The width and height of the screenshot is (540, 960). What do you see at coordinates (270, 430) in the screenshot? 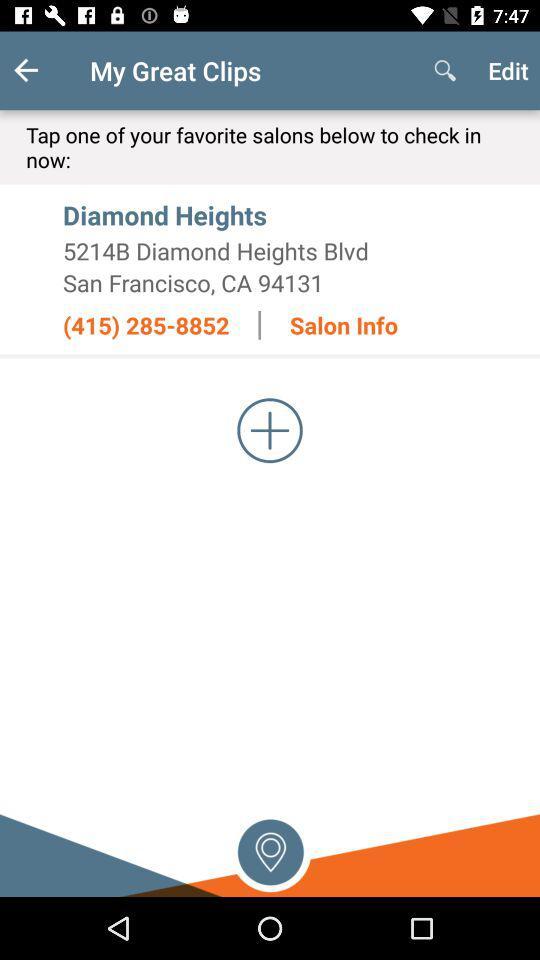
I see `button` at bounding box center [270, 430].